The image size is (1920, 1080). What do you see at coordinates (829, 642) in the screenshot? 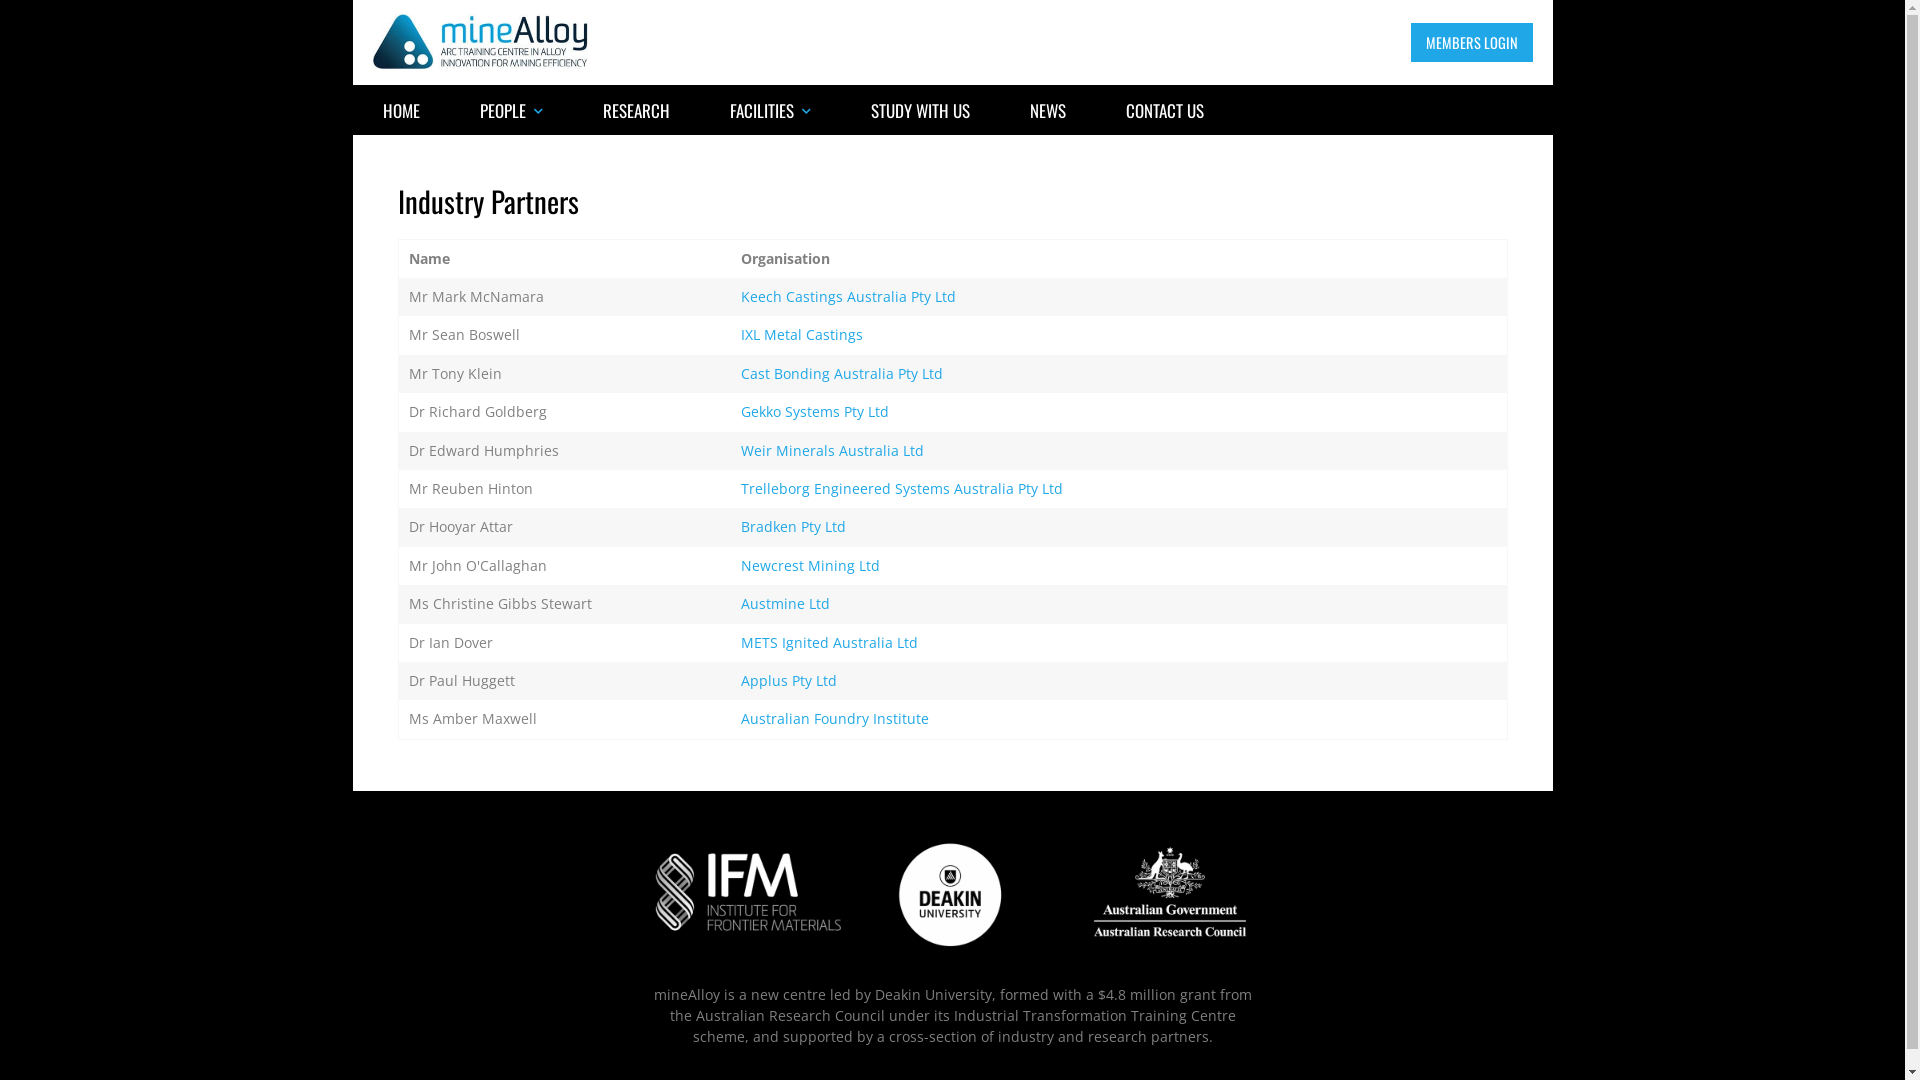
I see `'METS Ignited Australia Ltd'` at bounding box center [829, 642].